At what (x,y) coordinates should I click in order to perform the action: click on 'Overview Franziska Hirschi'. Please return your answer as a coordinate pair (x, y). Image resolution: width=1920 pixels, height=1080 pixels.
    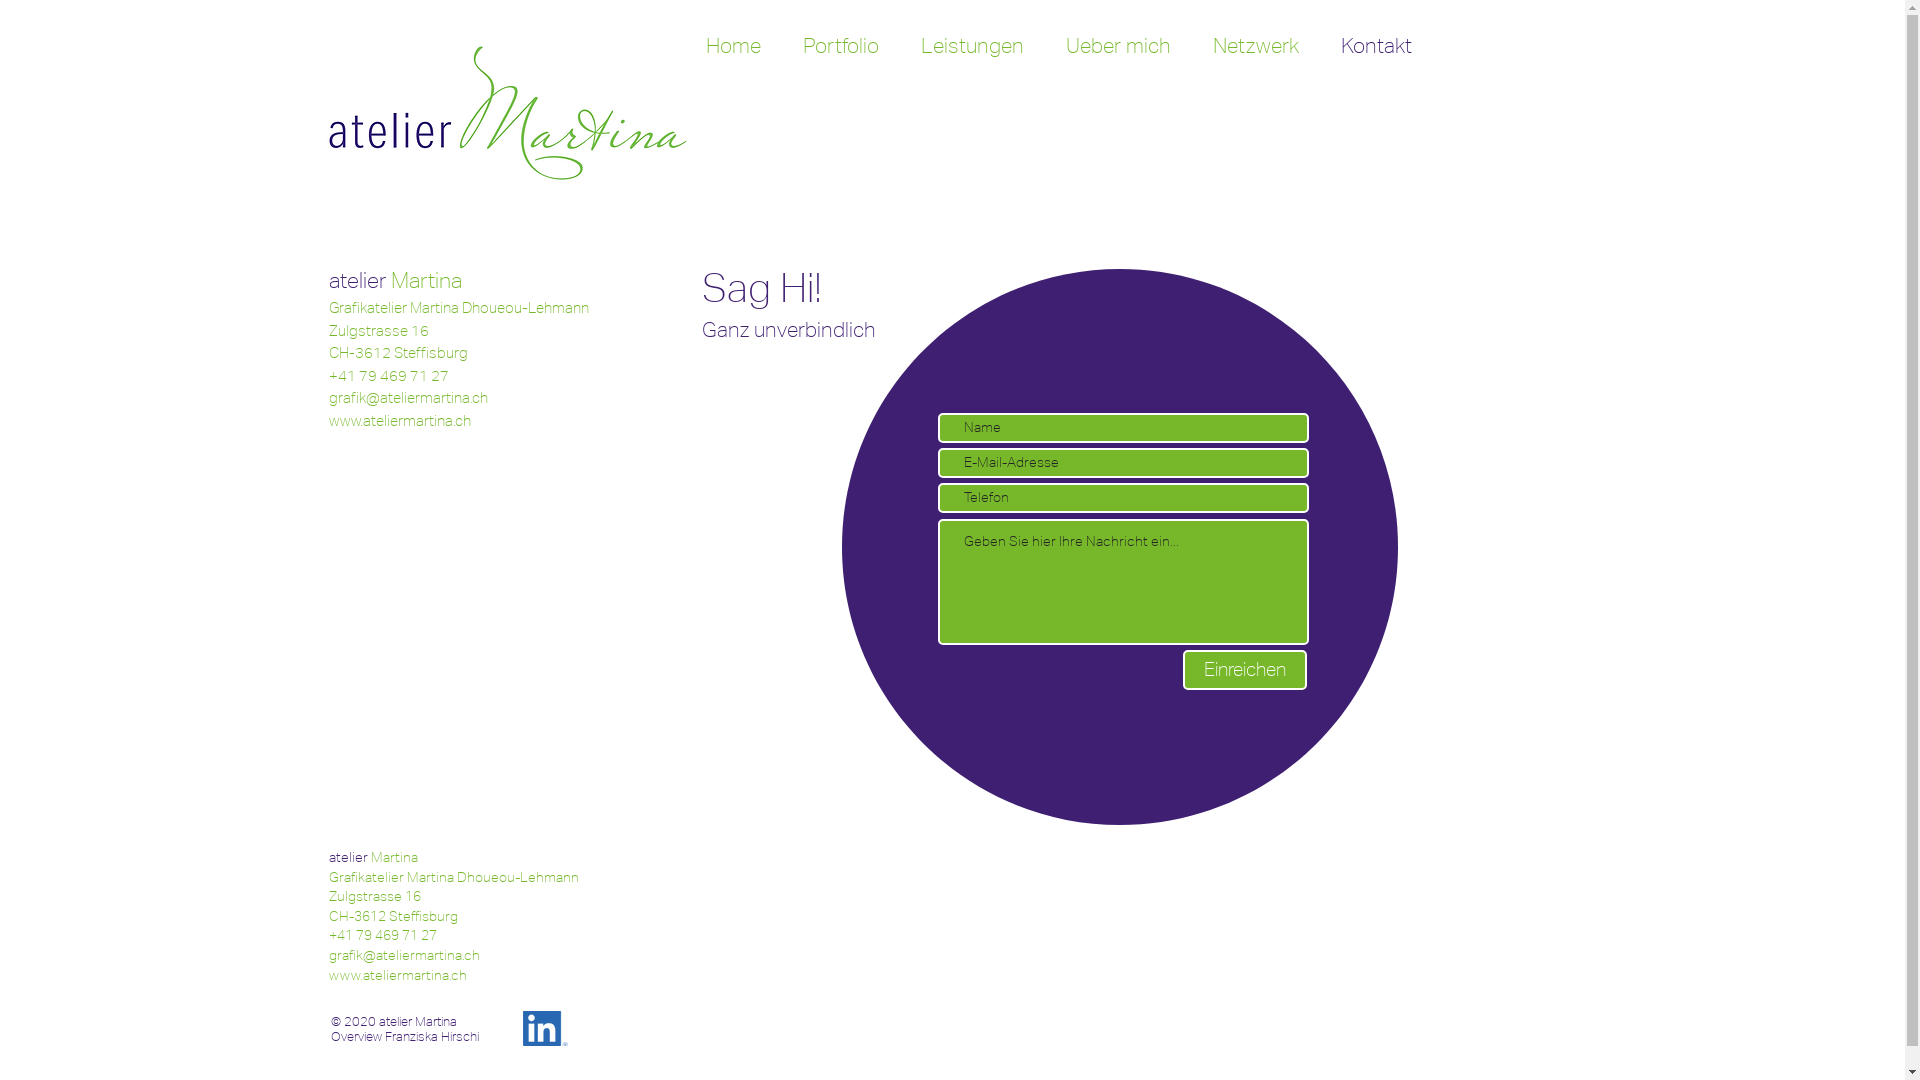
    Looking at the image, I should click on (402, 1035).